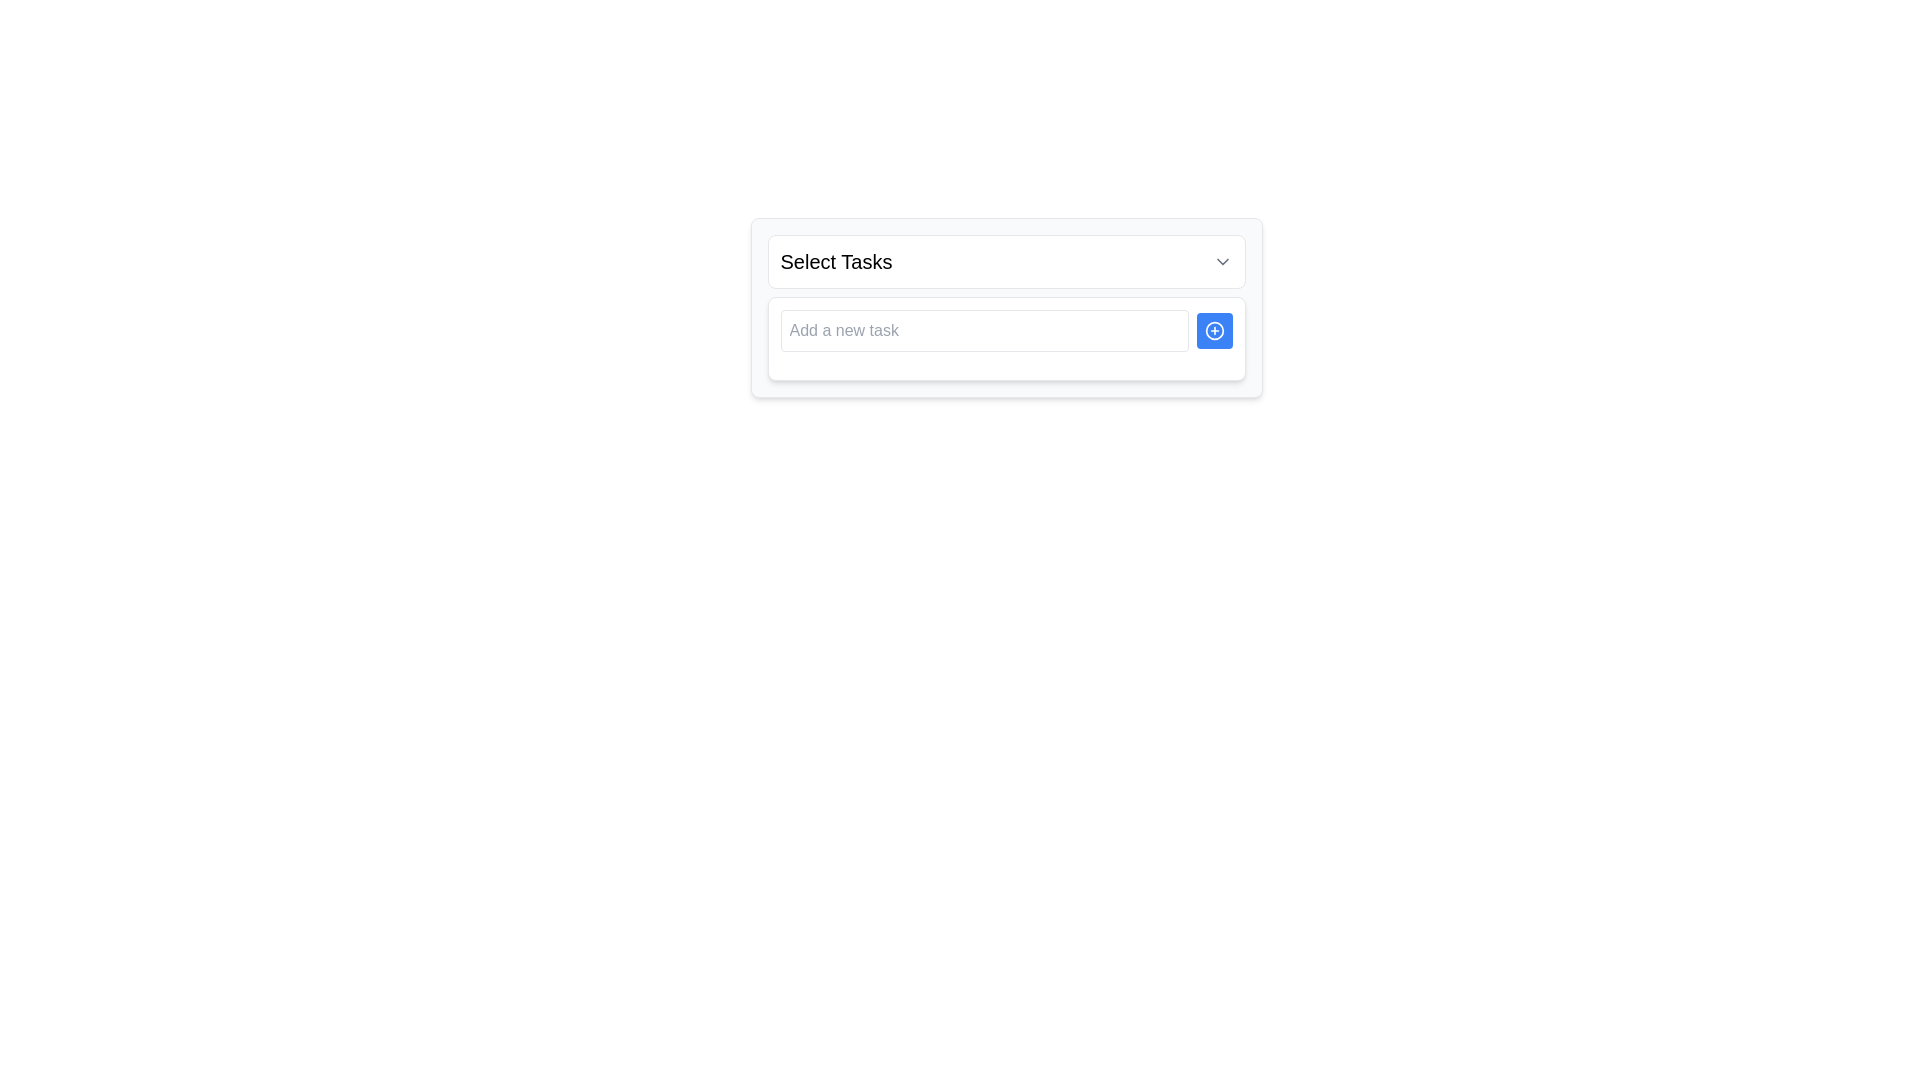 The image size is (1920, 1080). Describe the element at coordinates (1221, 261) in the screenshot. I see `the dropdown chevron located at the far right of the 'Select Tasks' header` at that location.